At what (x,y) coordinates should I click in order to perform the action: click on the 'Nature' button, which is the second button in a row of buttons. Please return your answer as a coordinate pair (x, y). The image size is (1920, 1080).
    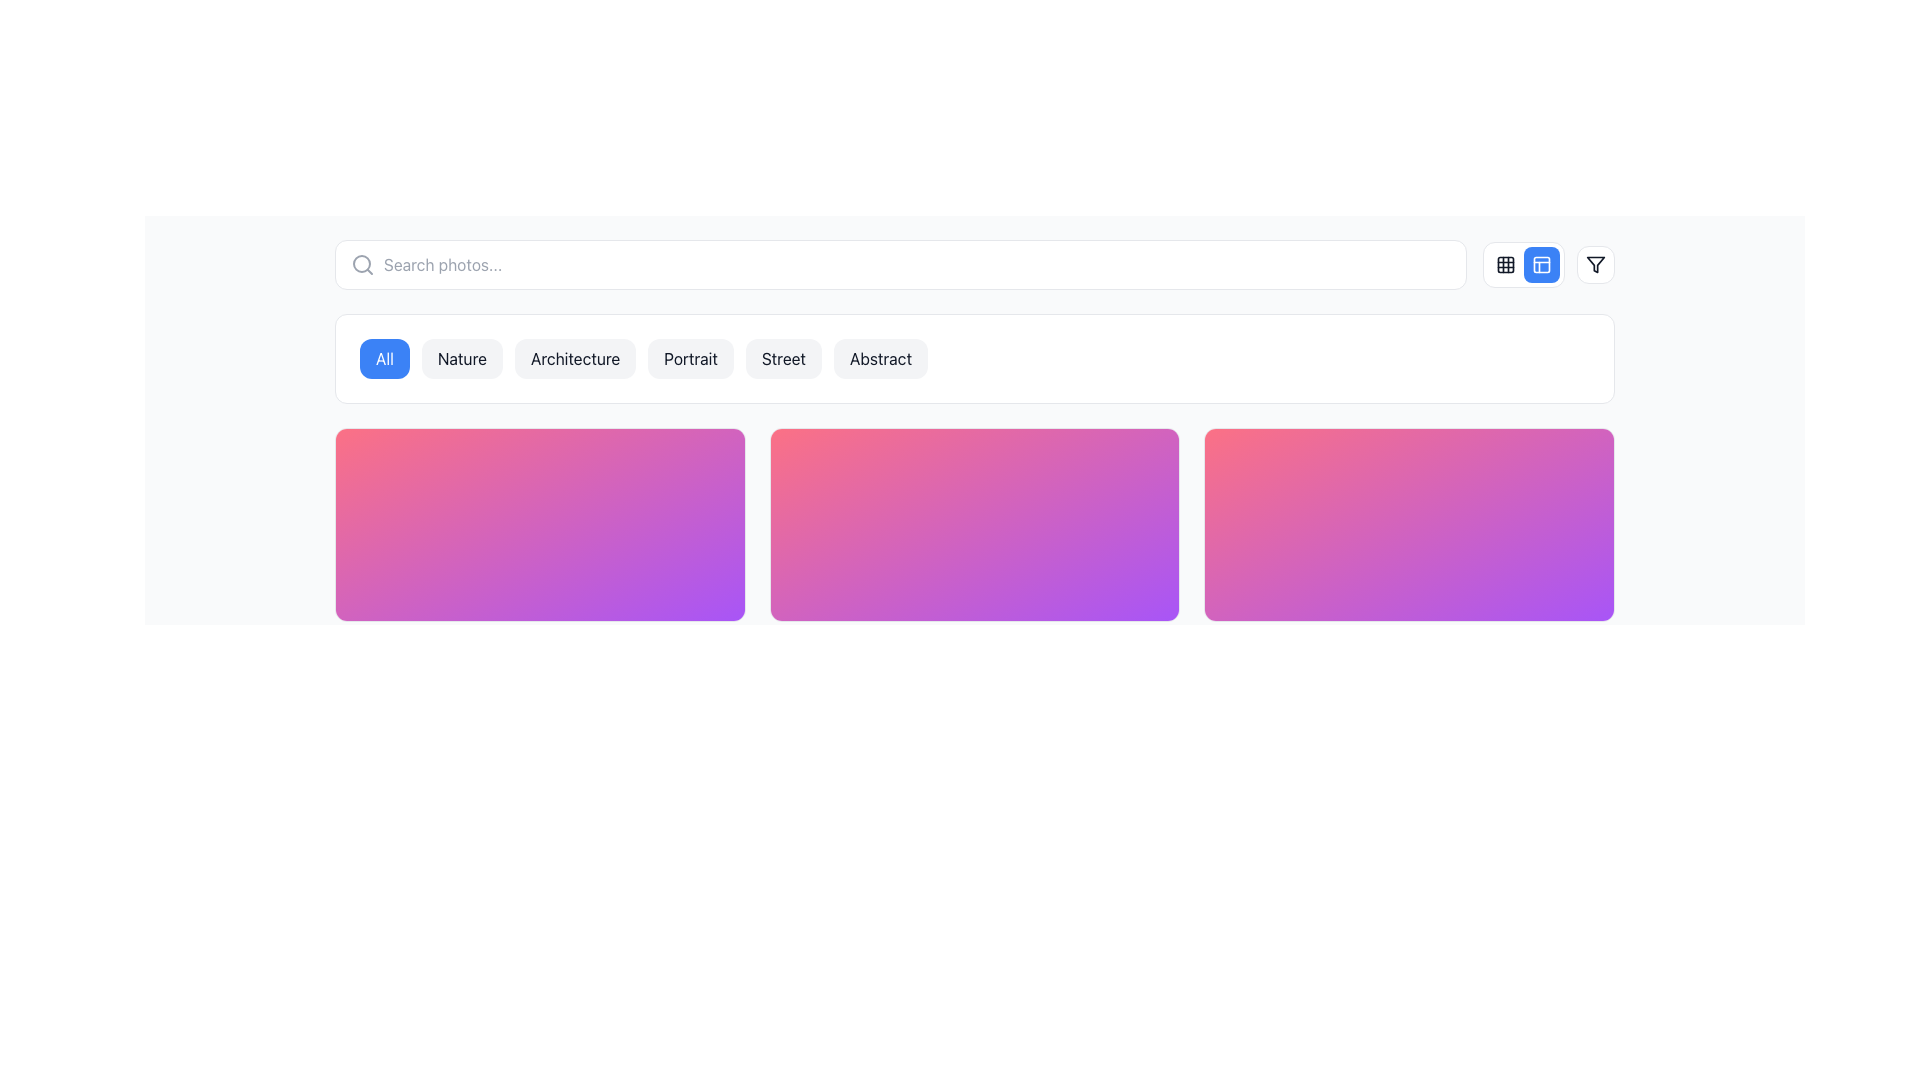
    Looking at the image, I should click on (461, 357).